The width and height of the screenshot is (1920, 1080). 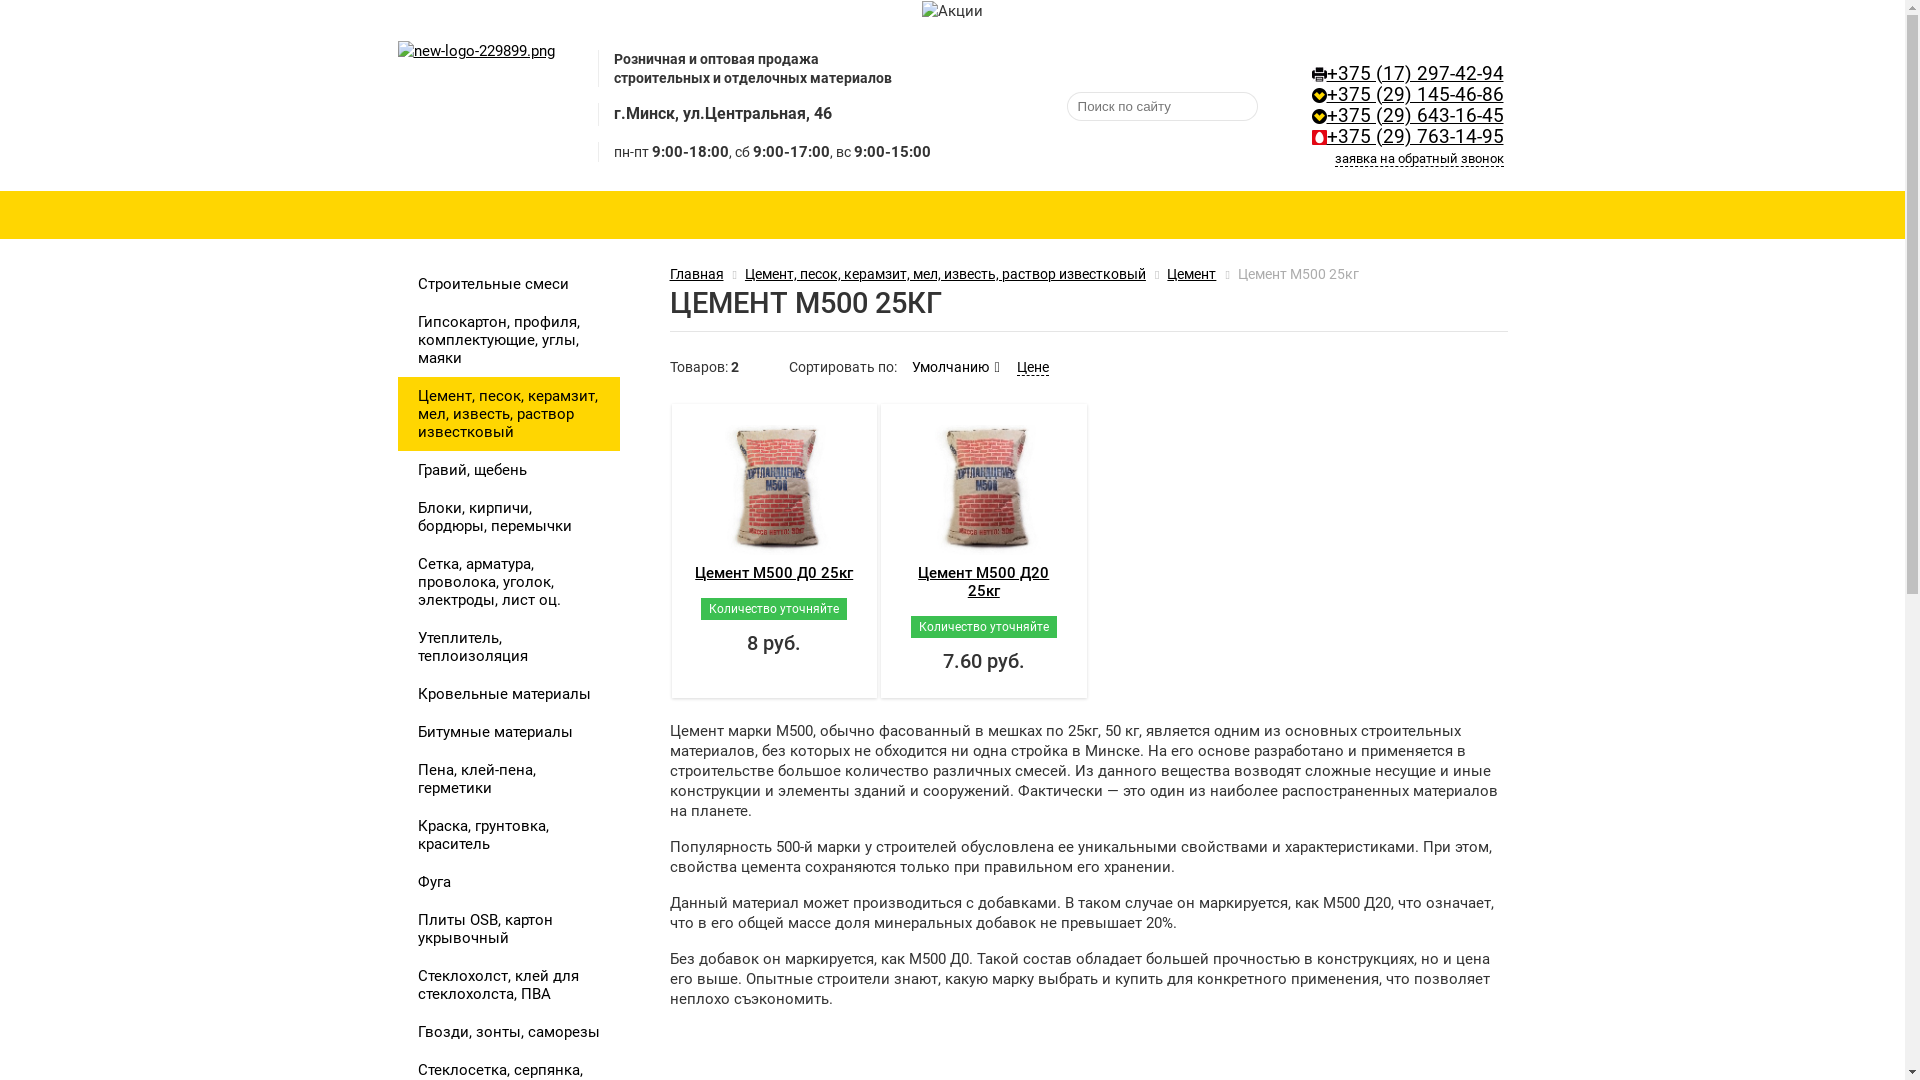 I want to click on 'Budaynik', so click(x=475, y=105).